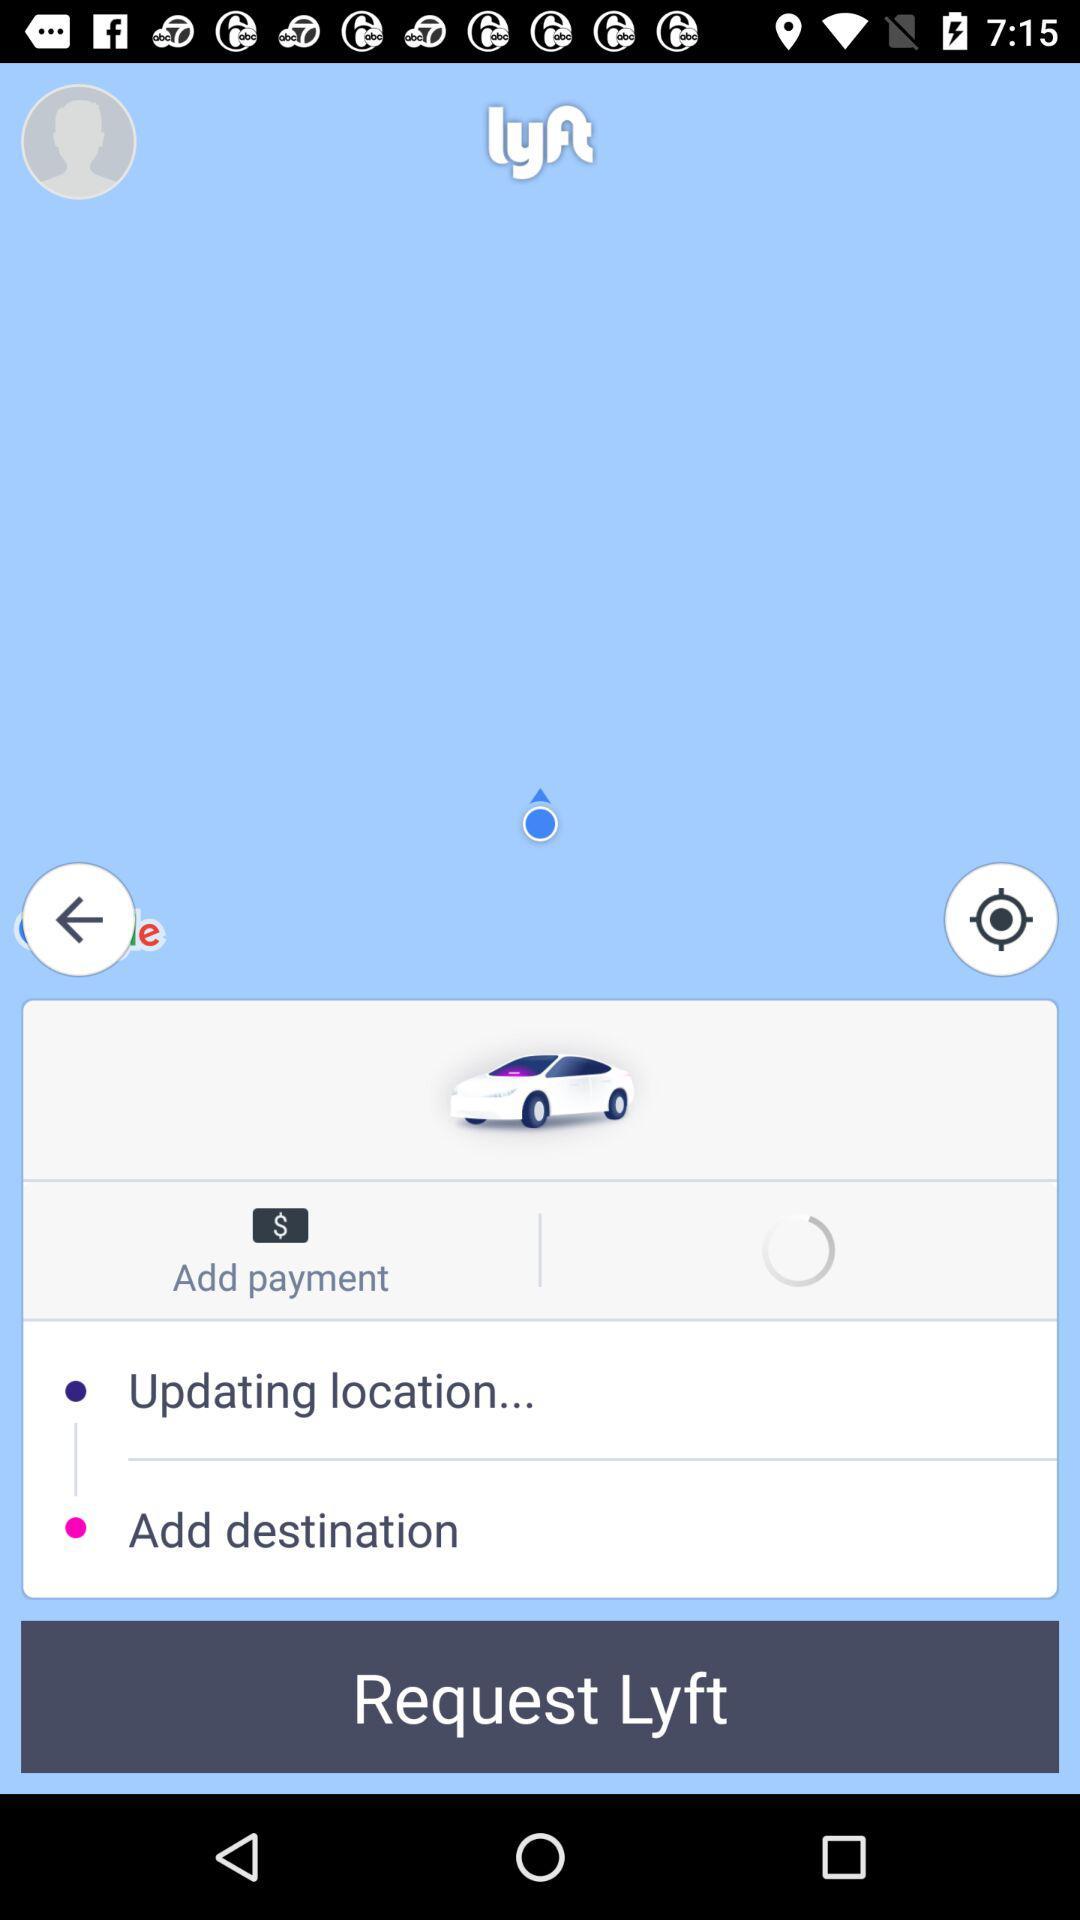  What do you see at coordinates (1001, 918) in the screenshot?
I see `the location_crosshair icon` at bounding box center [1001, 918].